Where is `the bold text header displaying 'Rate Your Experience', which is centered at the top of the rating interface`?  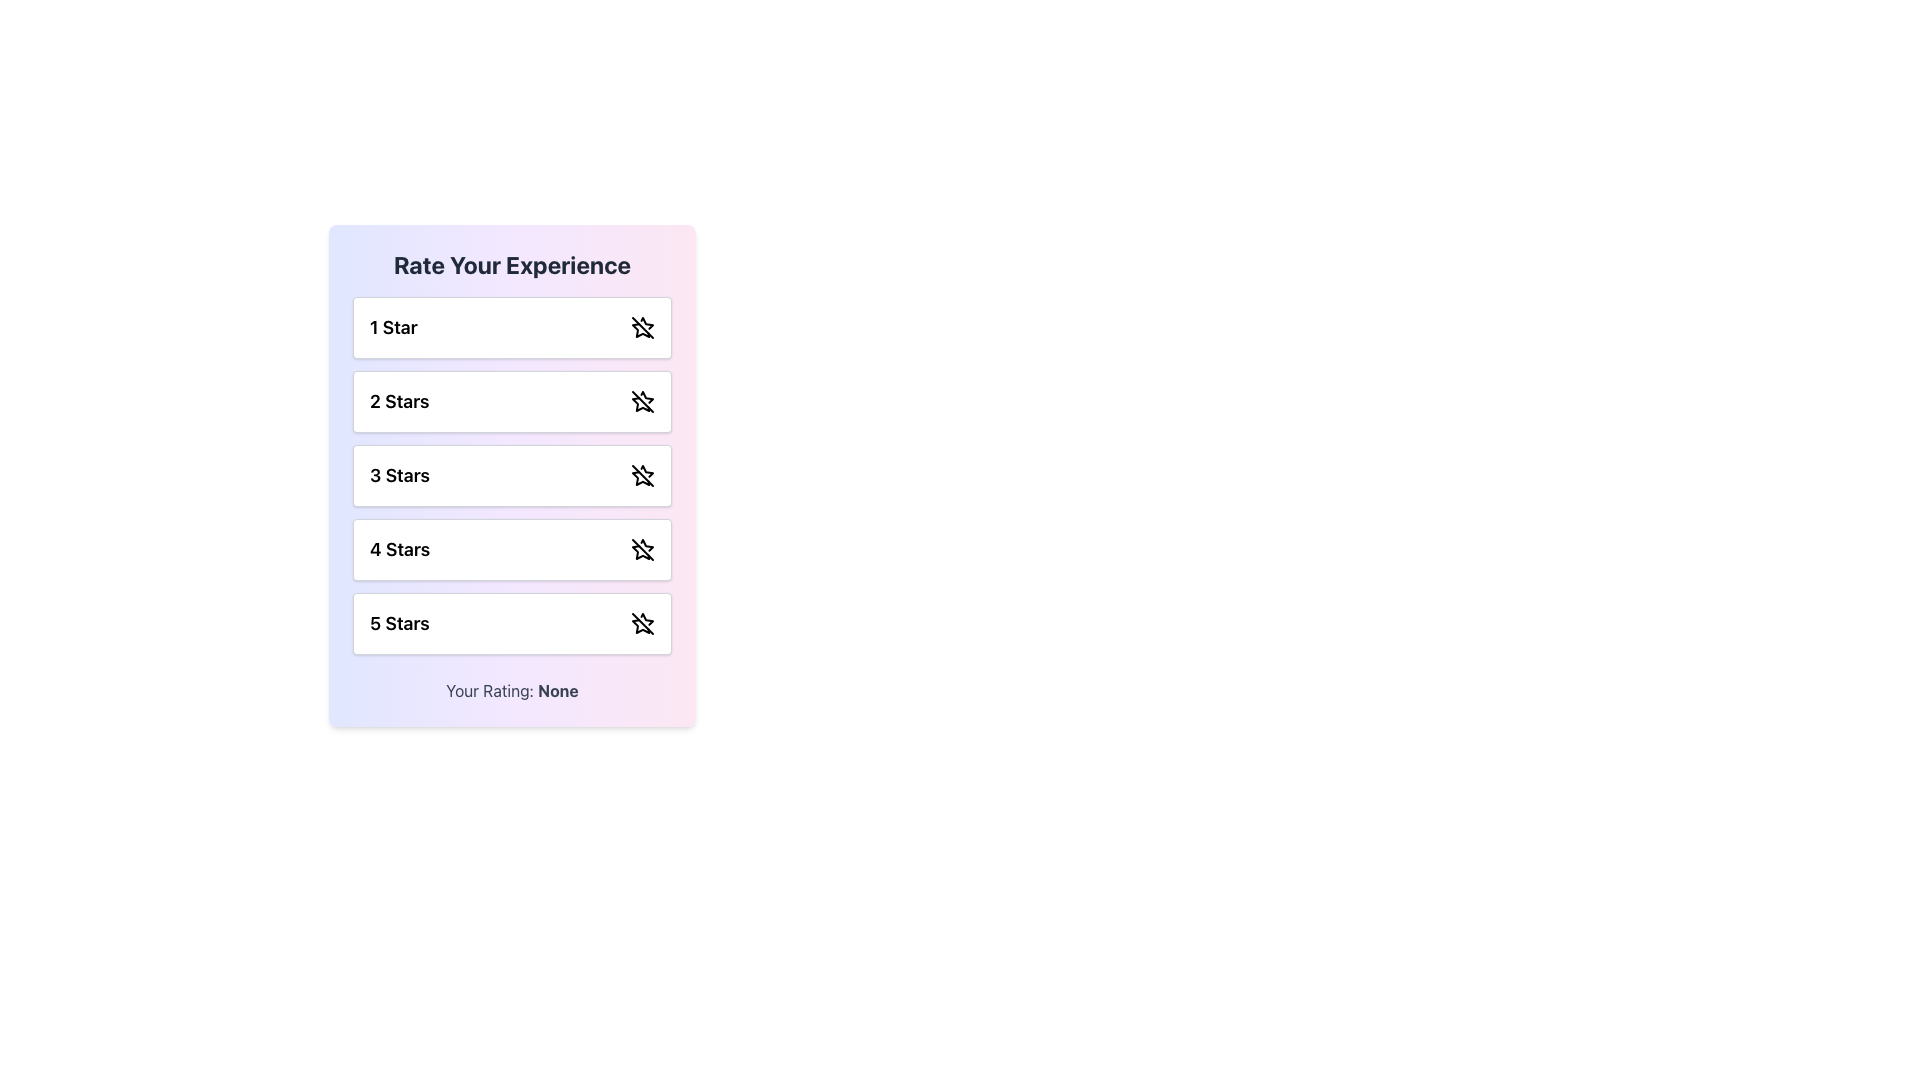 the bold text header displaying 'Rate Your Experience', which is centered at the top of the rating interface is located at coordinates (512, 264).